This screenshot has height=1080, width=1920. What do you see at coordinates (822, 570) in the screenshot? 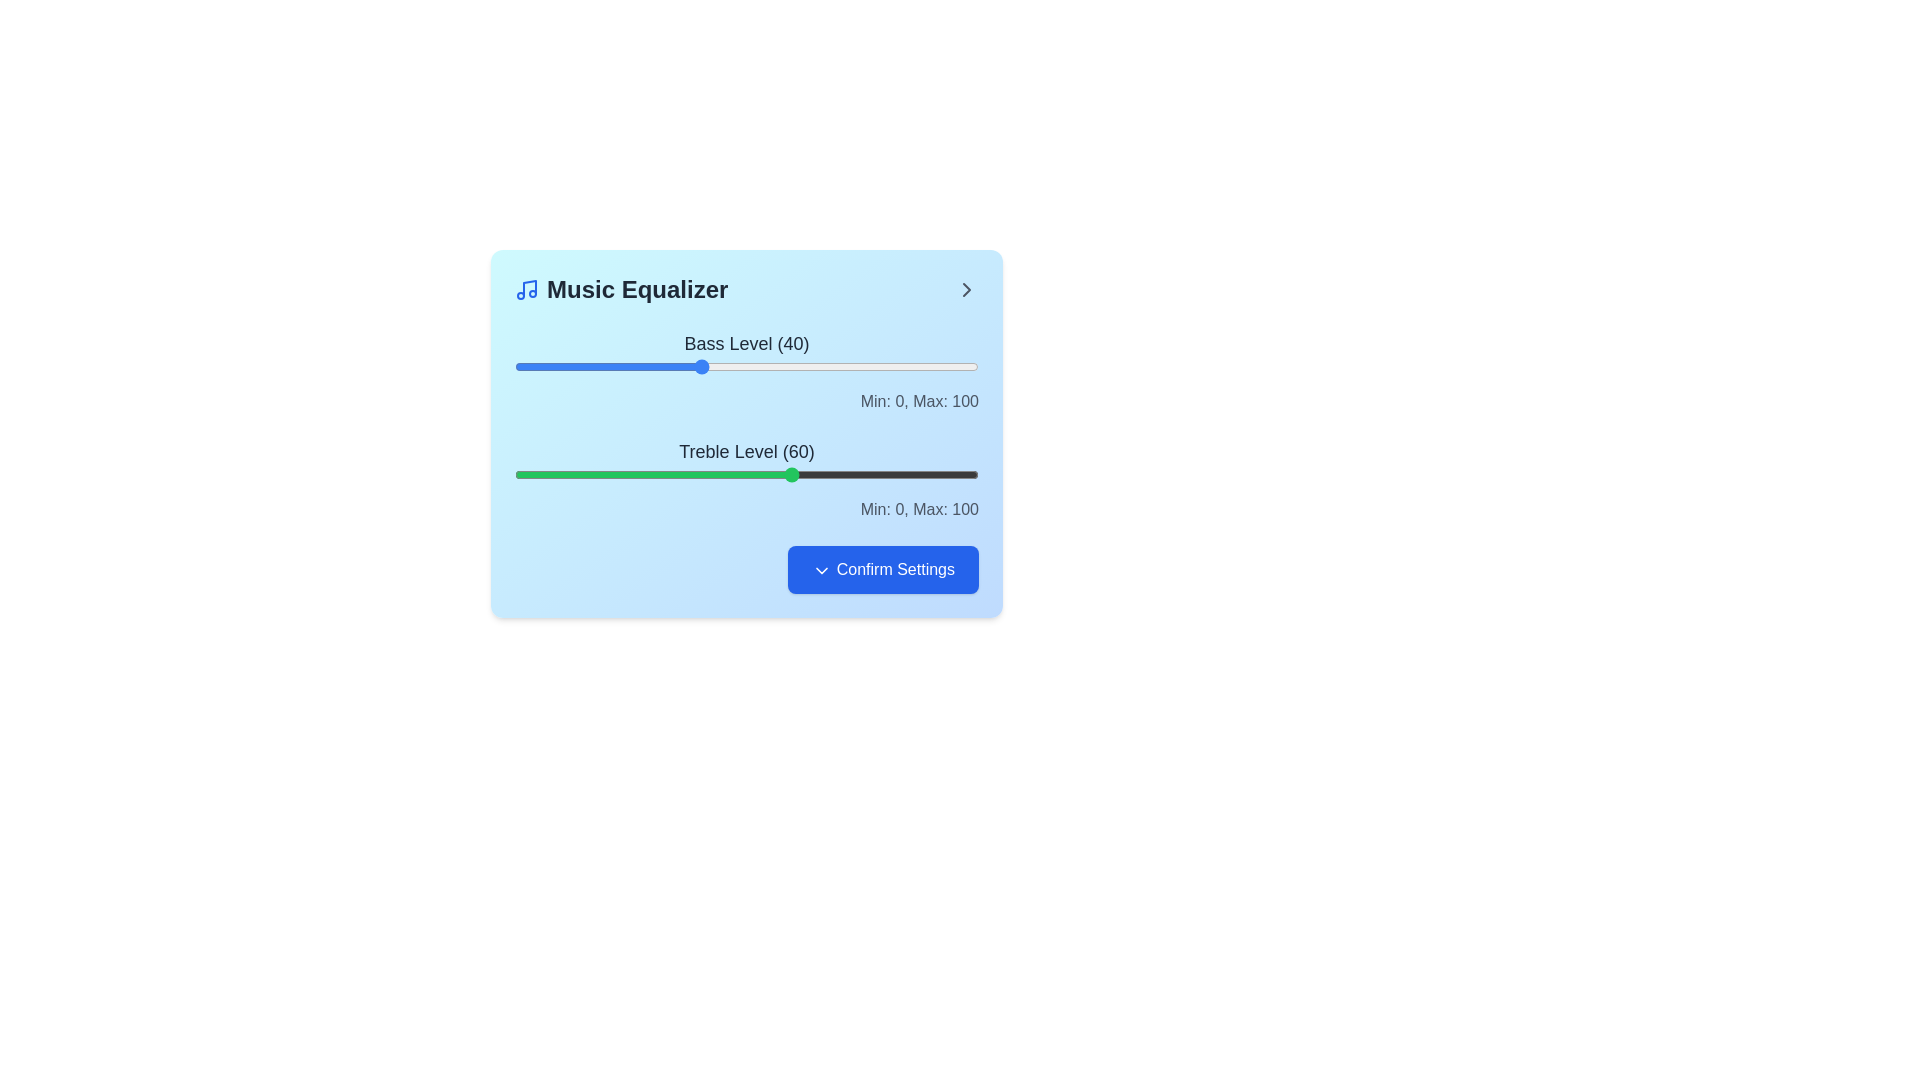
I see `the icon located to the right of the 'Confirm Settings' text within the button, which indicates additional options or functionality` at bounding box center [822, 570].